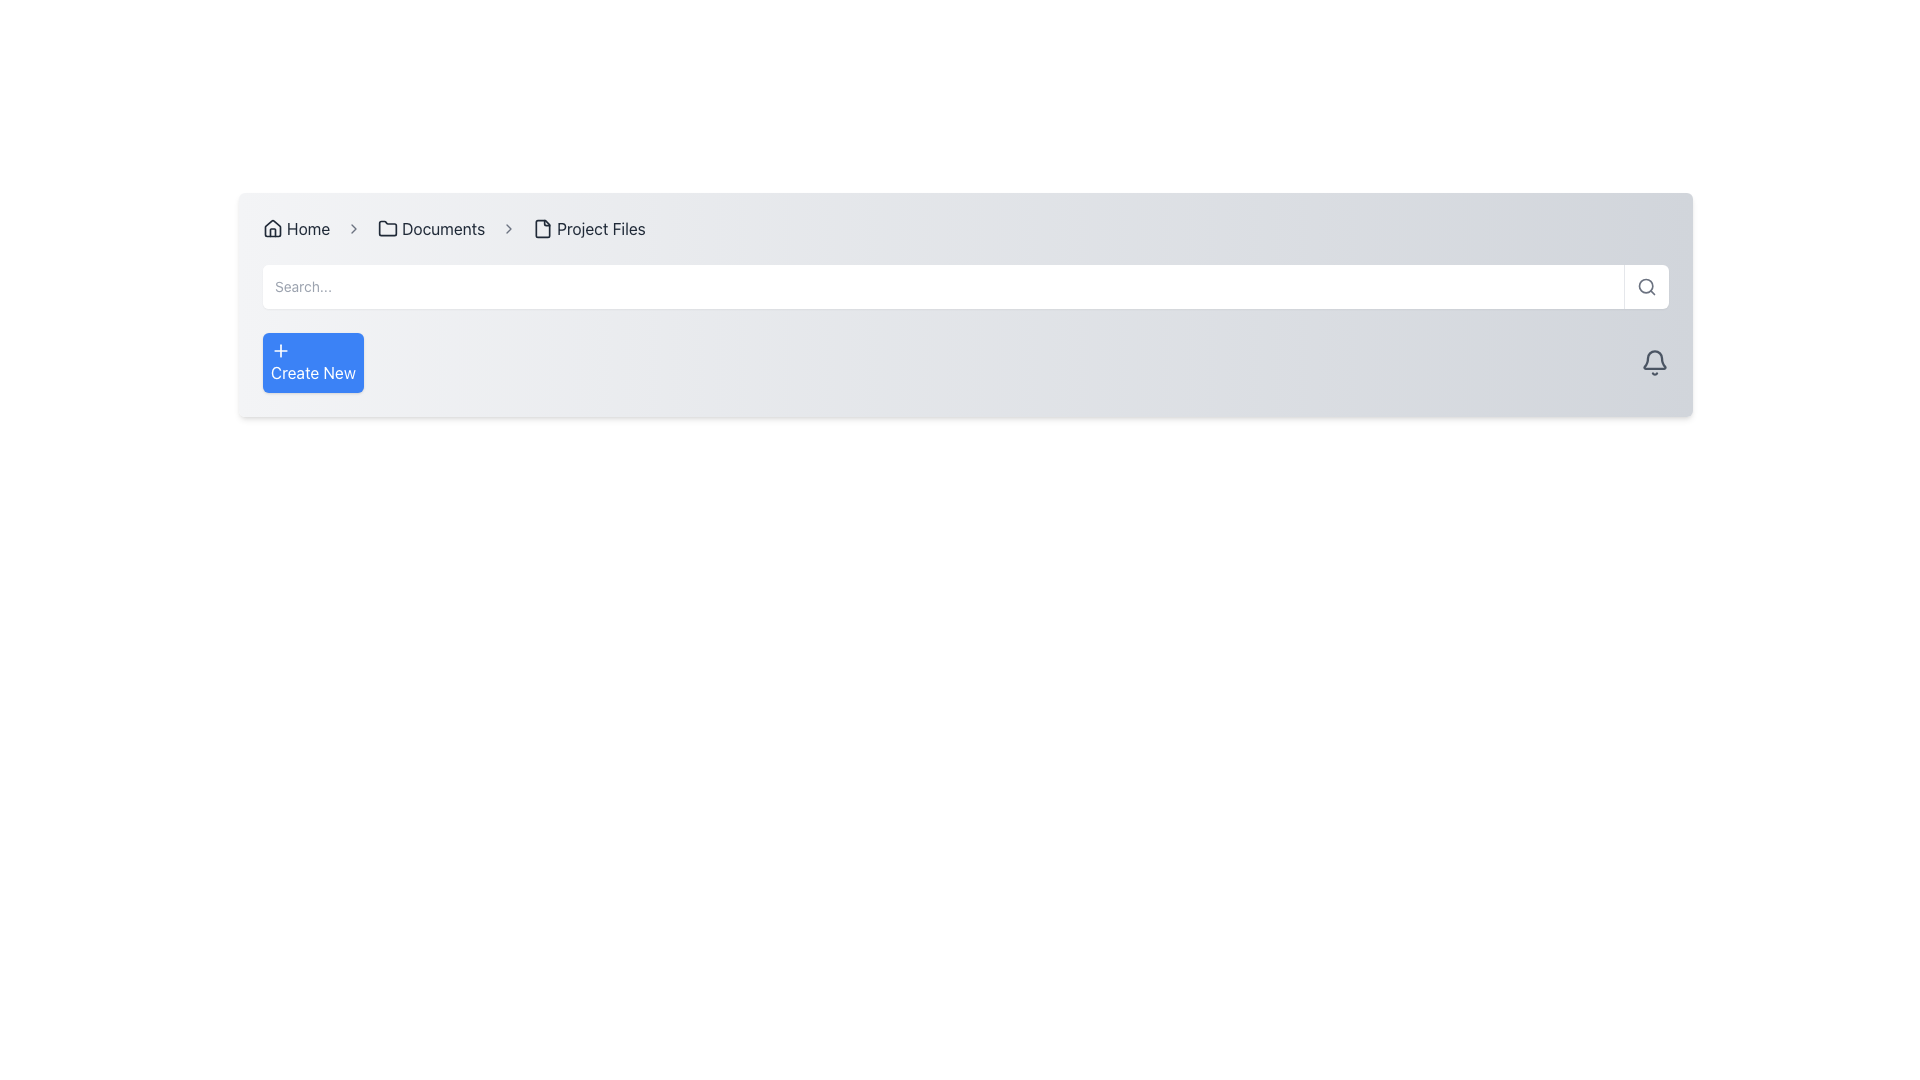 The height and width of the screenshot is (1080, 1920). Describe the element at coordinates (965, 227) in the screenshot. I see `the Breadcrumb navigation bar at the center point` at that location.